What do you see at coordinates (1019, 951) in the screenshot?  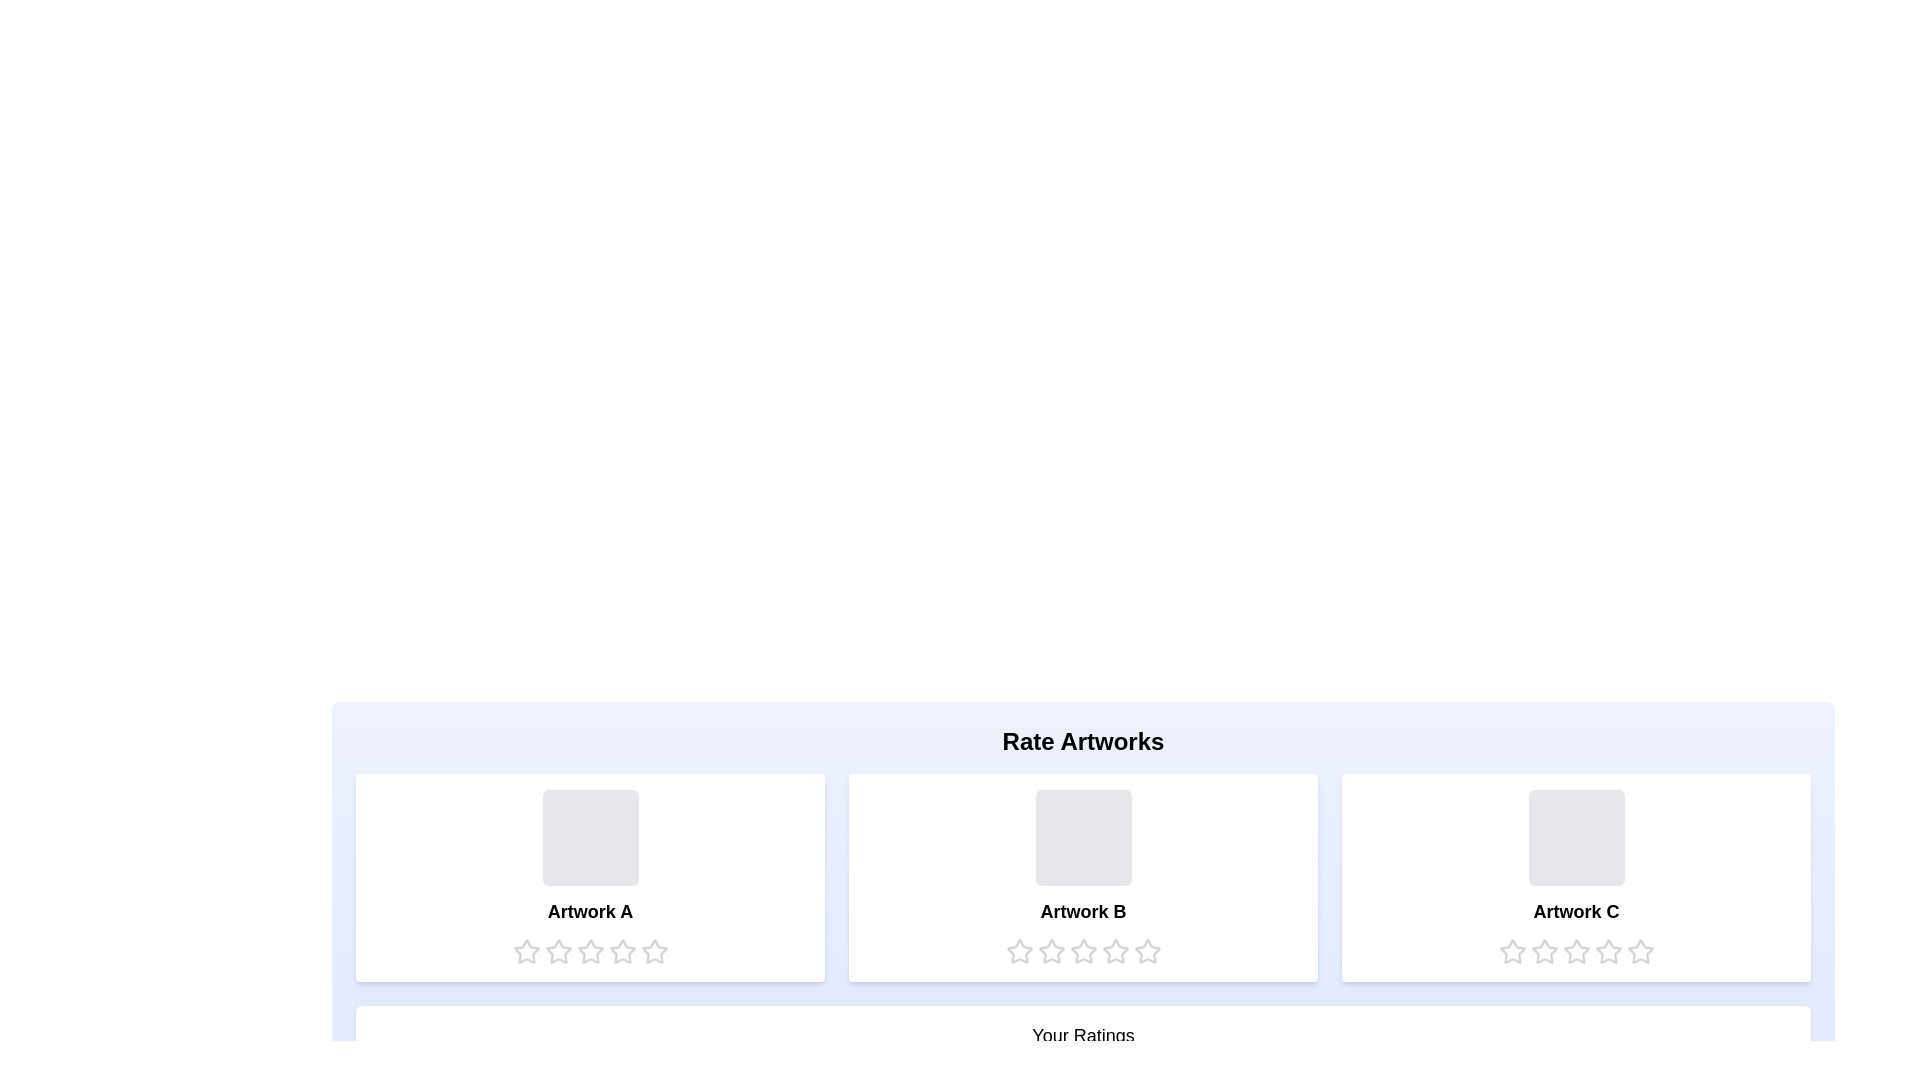 I see `the star corresponding to the rating 1 for the artwork Artwork B` at bounding box center [1019, 951].